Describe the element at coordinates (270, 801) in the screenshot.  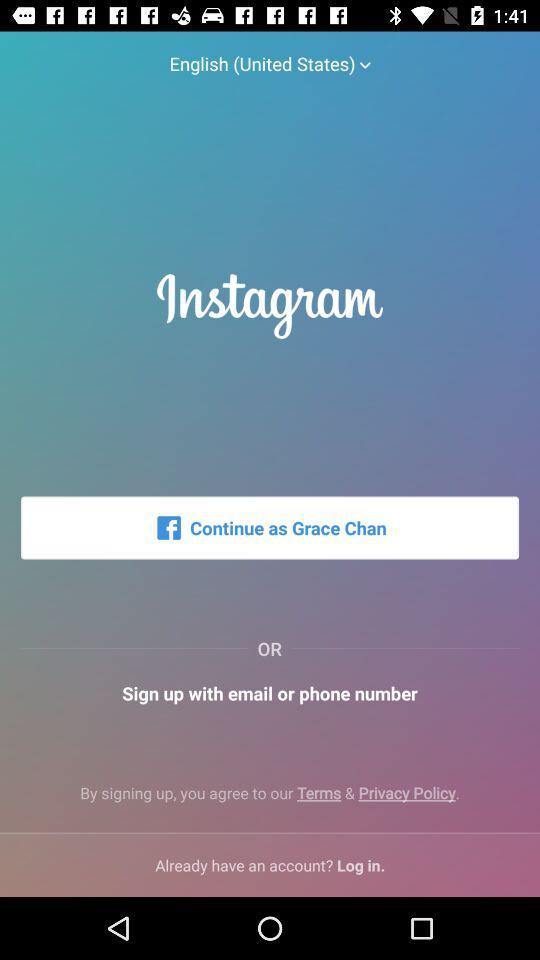
I see `by signing up` at that location.